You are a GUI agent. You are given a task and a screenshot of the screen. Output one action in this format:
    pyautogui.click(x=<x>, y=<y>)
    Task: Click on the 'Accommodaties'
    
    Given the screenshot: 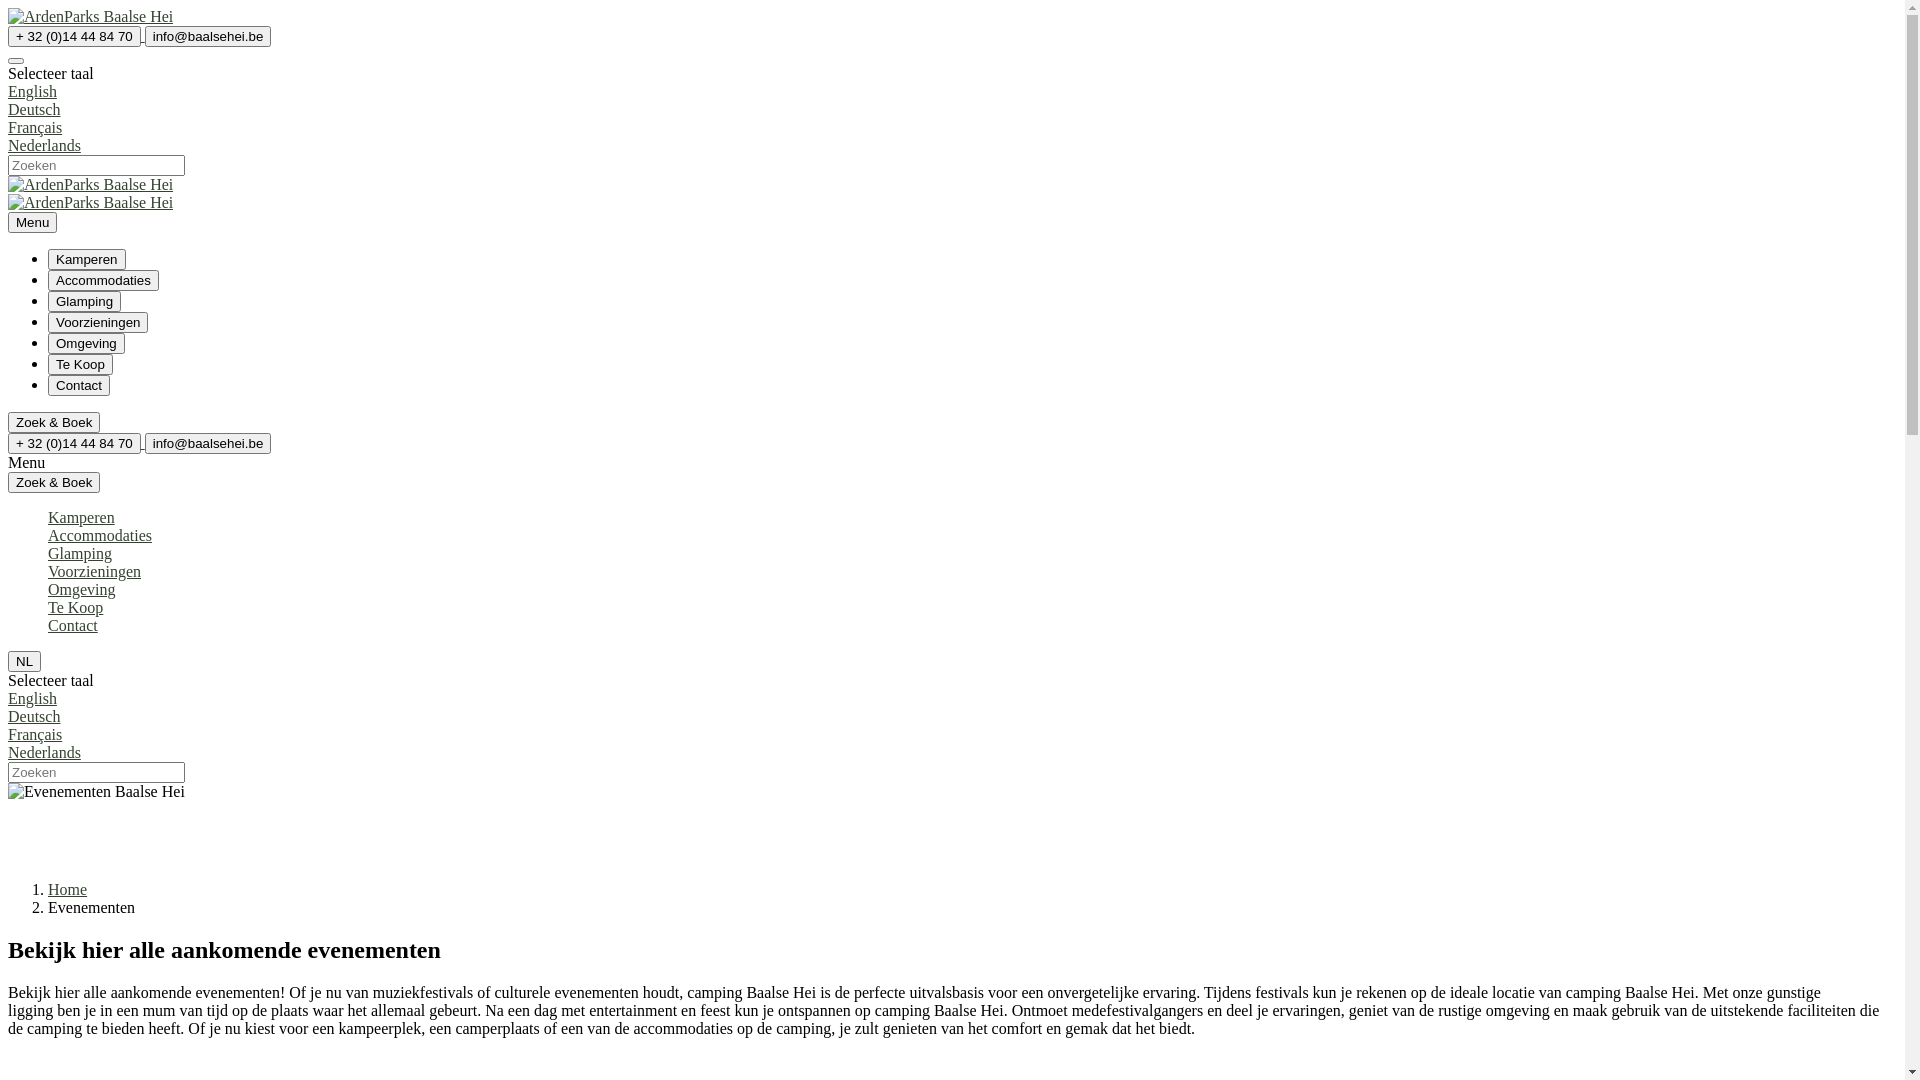 What is the action you would take?
    pyautogui.click(x=102, y=279)
    